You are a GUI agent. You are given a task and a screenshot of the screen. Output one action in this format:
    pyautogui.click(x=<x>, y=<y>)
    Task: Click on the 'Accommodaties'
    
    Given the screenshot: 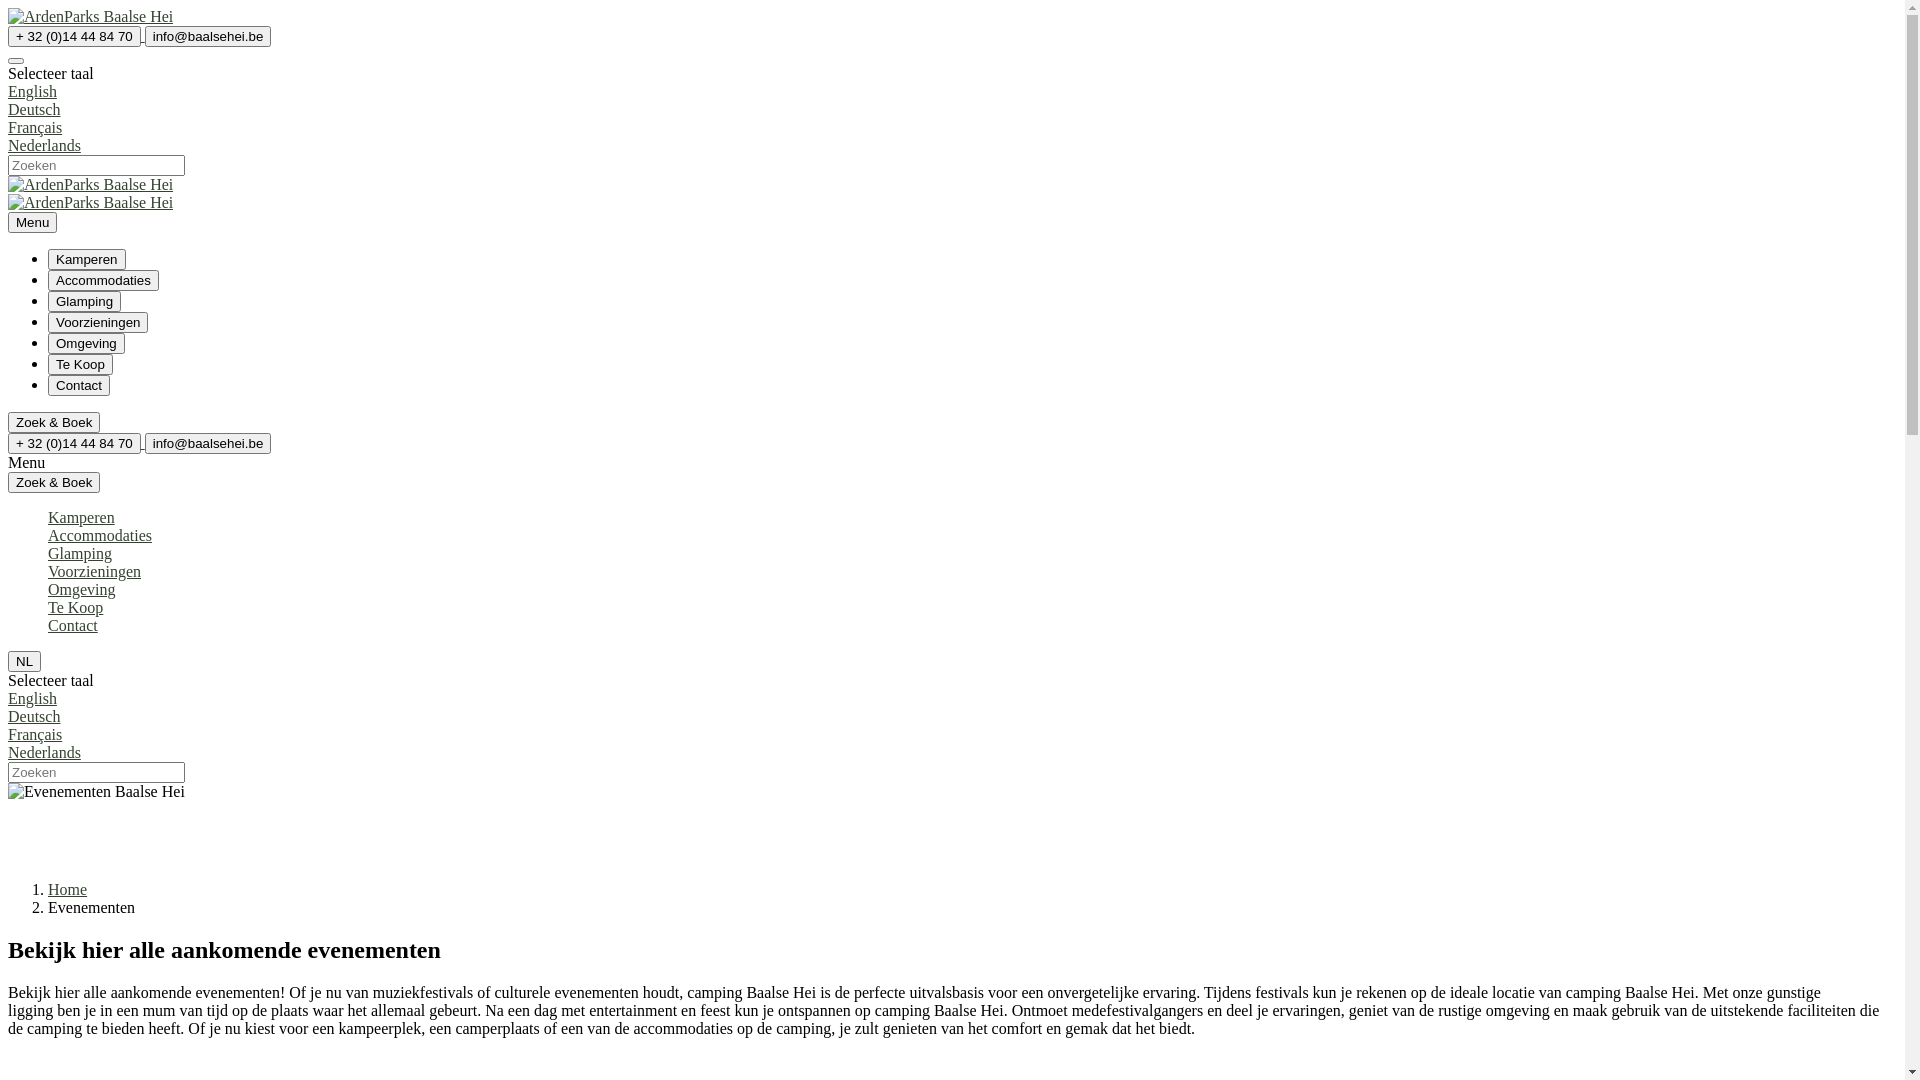 What is the action you would take?
    pyautogui.click(x=102, y=279)
    